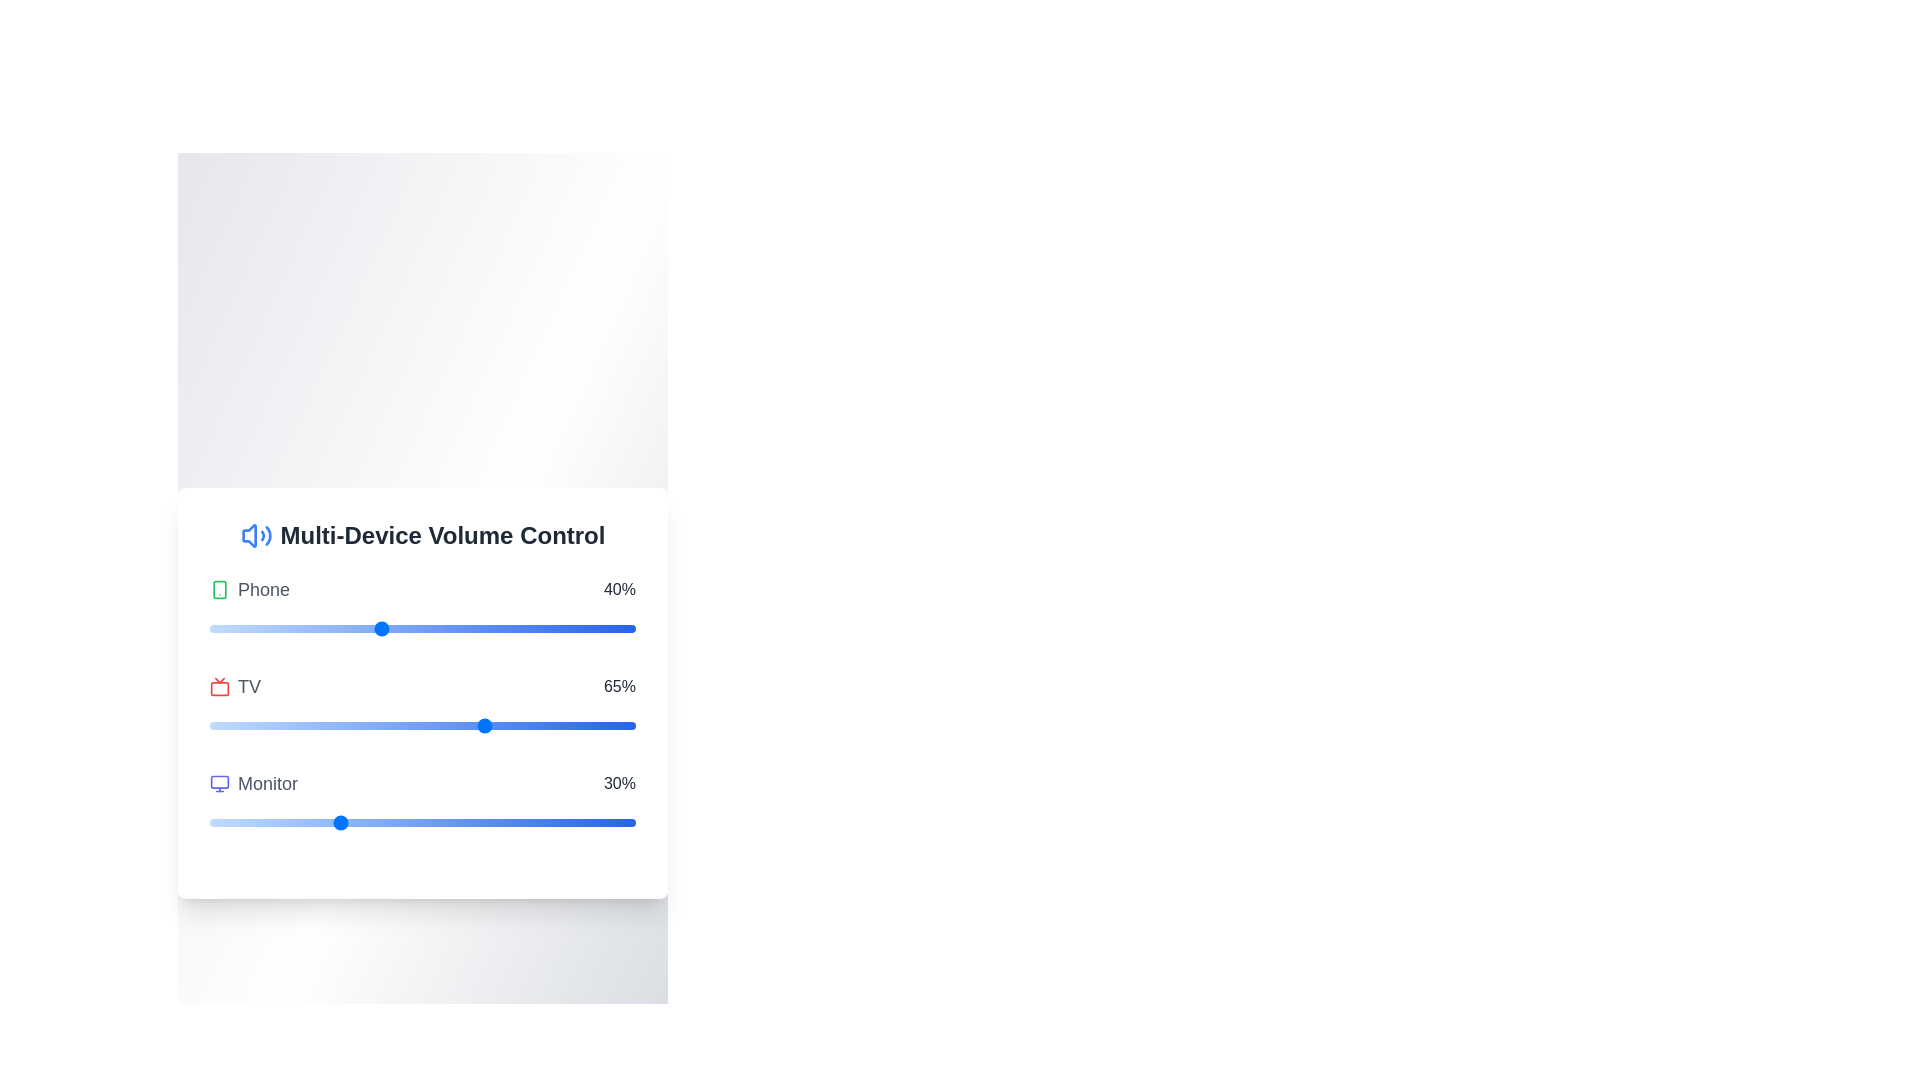 This screenshot has height=1080, width=1920. Describe the element at coordinates (499, 627) in the screenshot. I see `the volume slider` at that location.